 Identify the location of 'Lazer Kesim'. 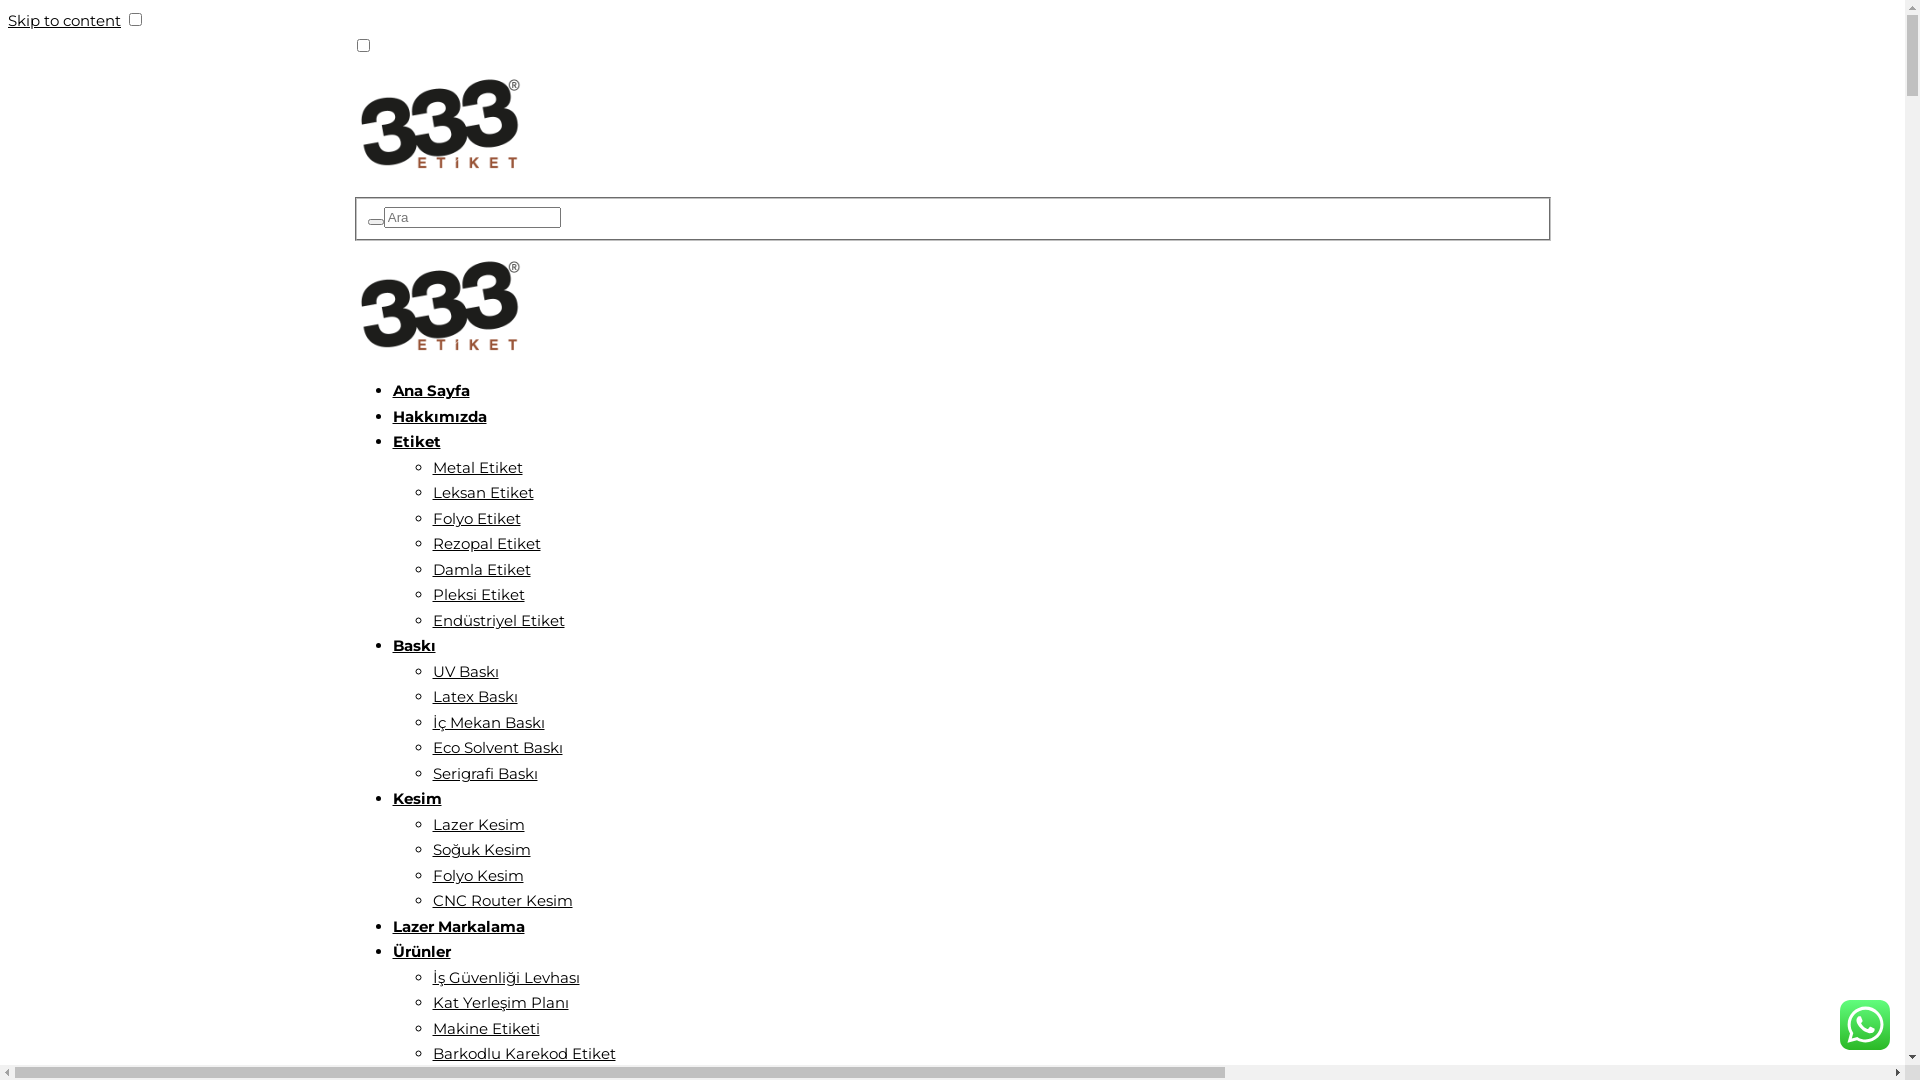
(431, 824).